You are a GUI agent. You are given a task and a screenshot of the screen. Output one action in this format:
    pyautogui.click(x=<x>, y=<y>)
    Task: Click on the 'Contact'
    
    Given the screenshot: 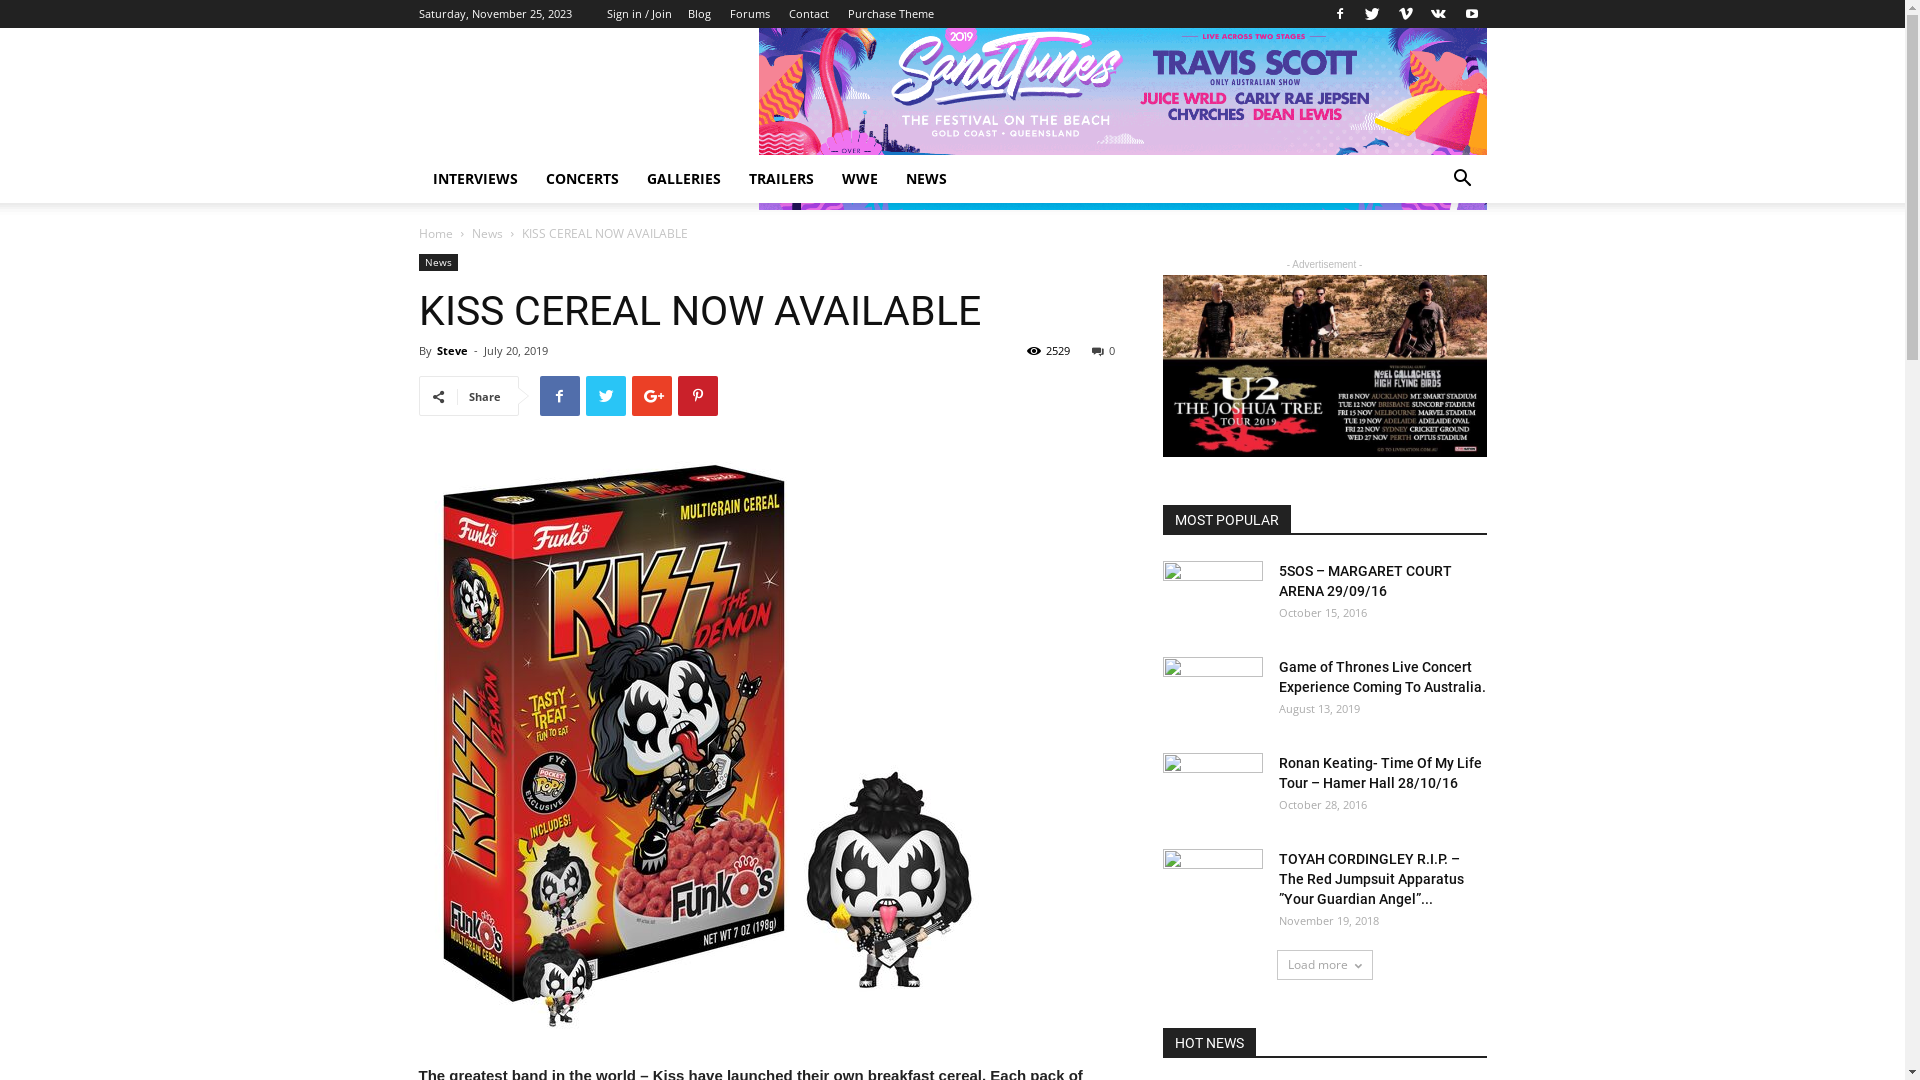 What is the action you would take?
    pyautogui.click(x=807, y=13)
    